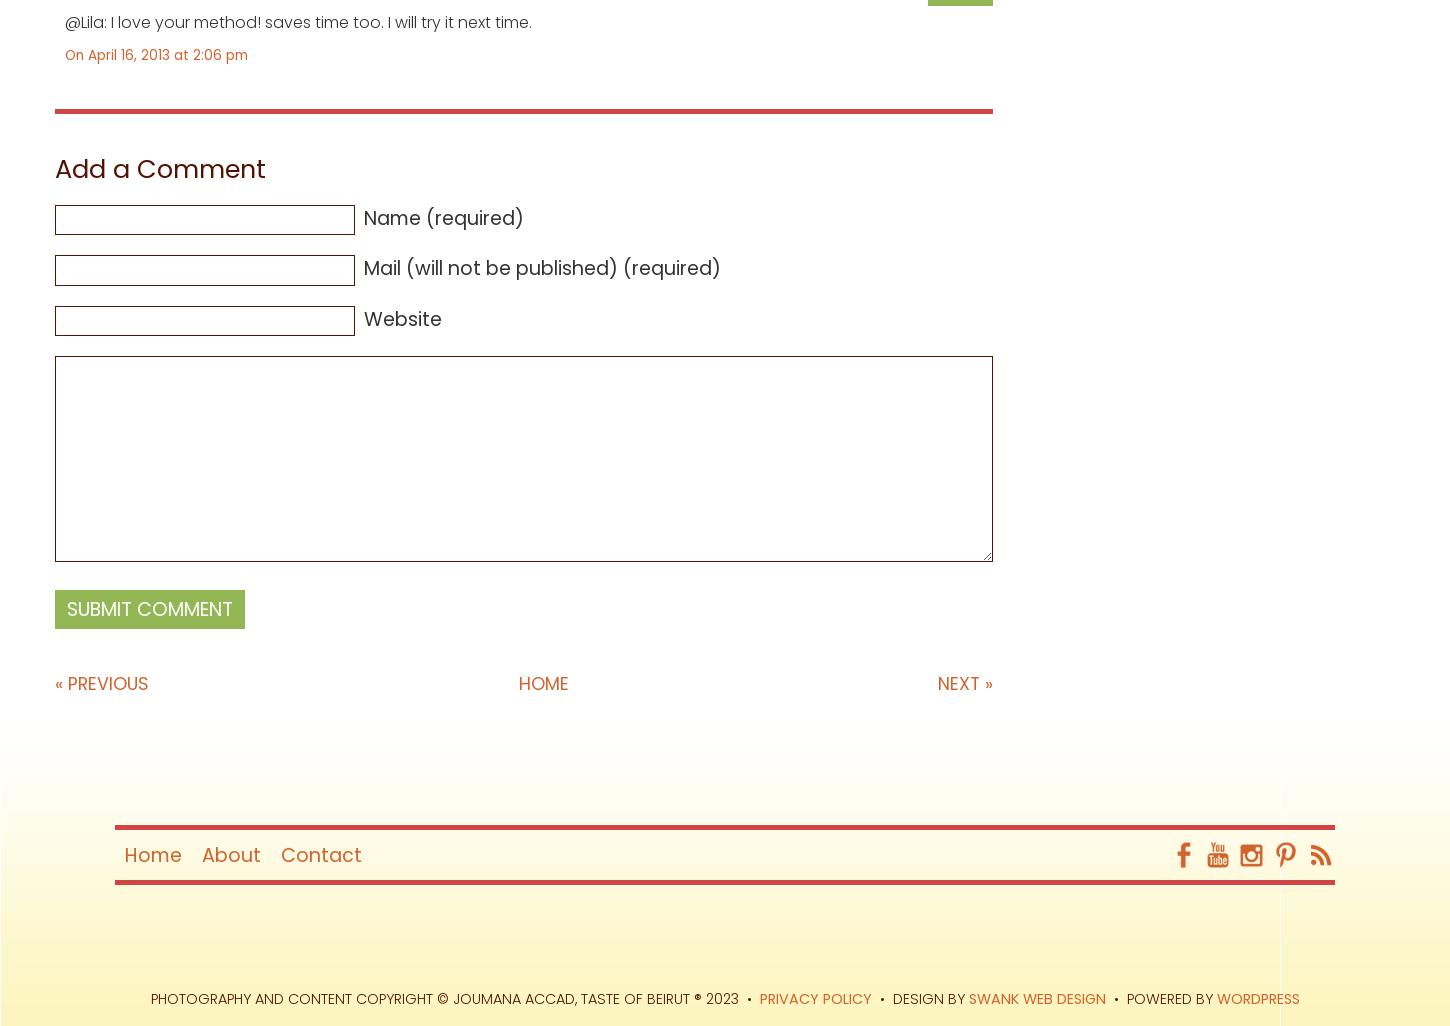 The image size is (1450, 1026). I want to click on 'Home', so click(543, 683).